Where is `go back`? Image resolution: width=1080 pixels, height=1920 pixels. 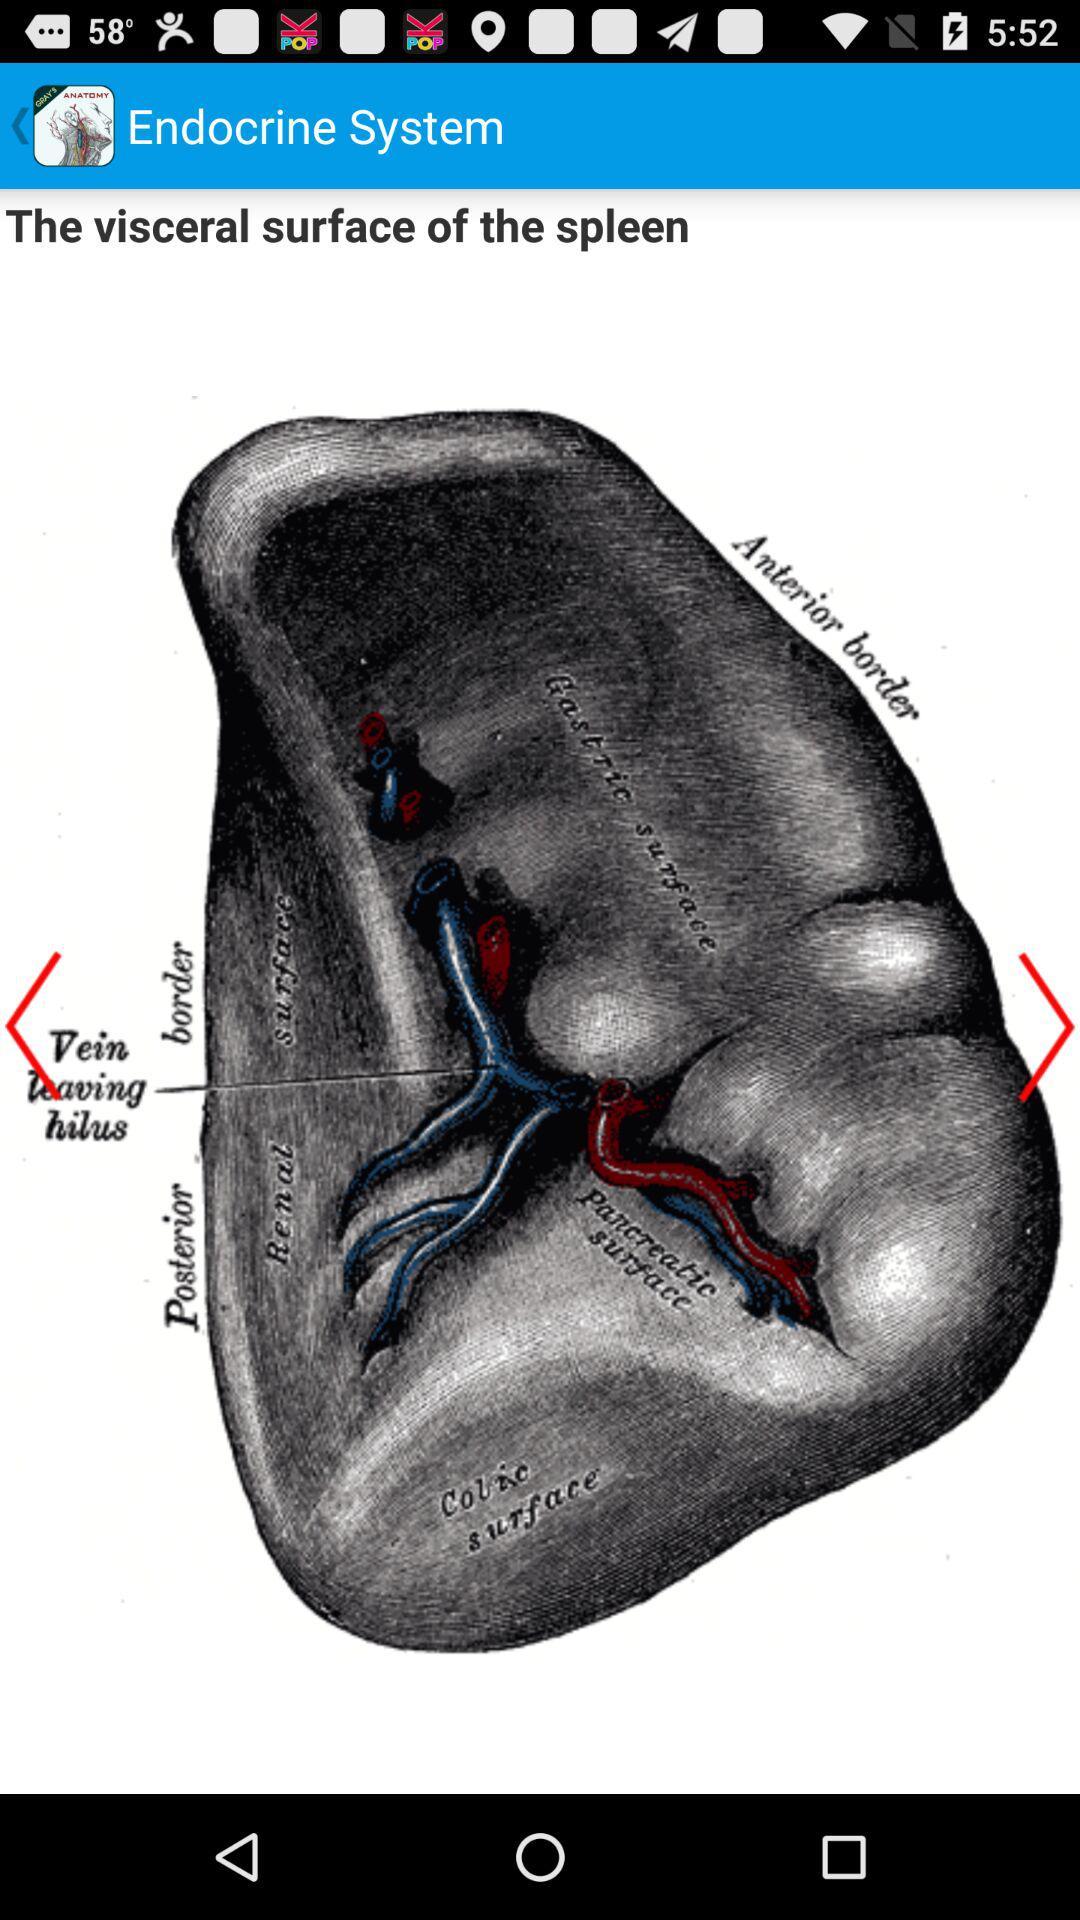 go back is located at coordinates (33, 1026).